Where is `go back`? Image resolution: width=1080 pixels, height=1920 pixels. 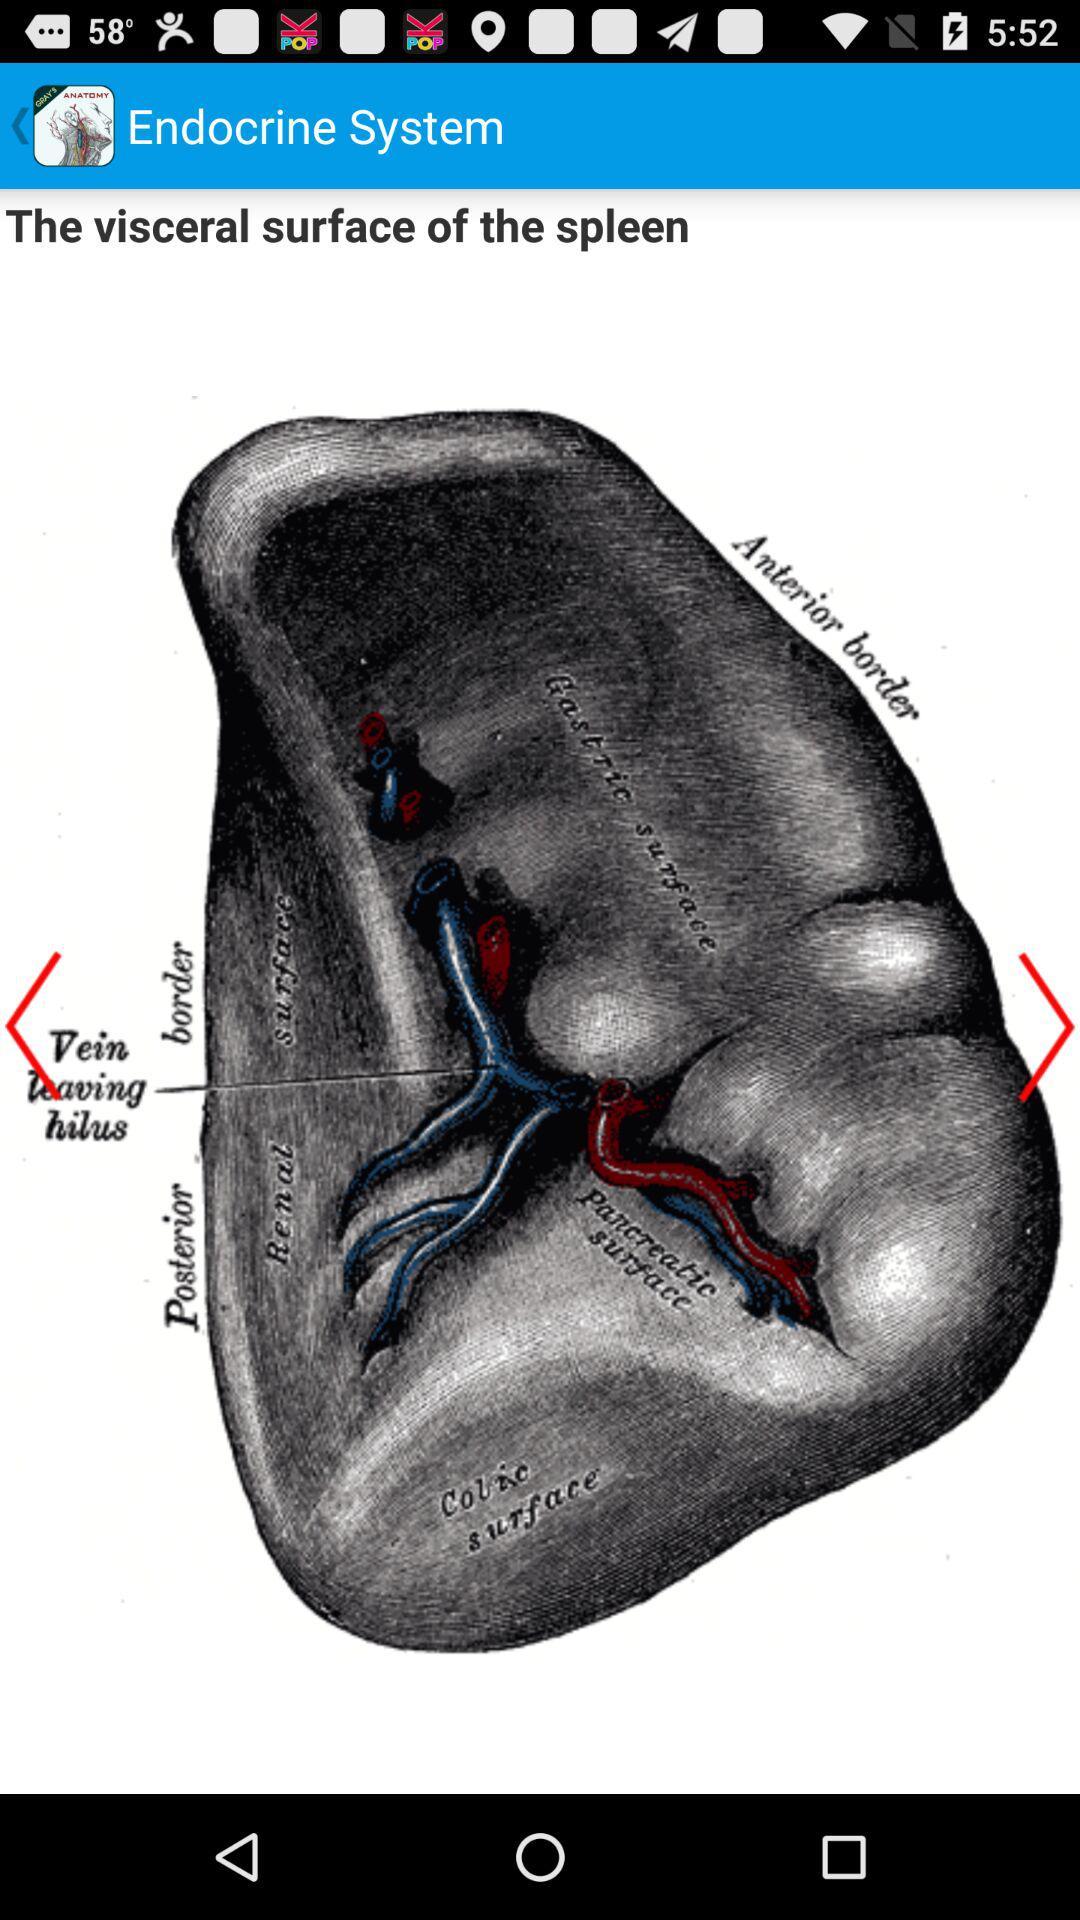 go back is located at coordinates (33, 1026).